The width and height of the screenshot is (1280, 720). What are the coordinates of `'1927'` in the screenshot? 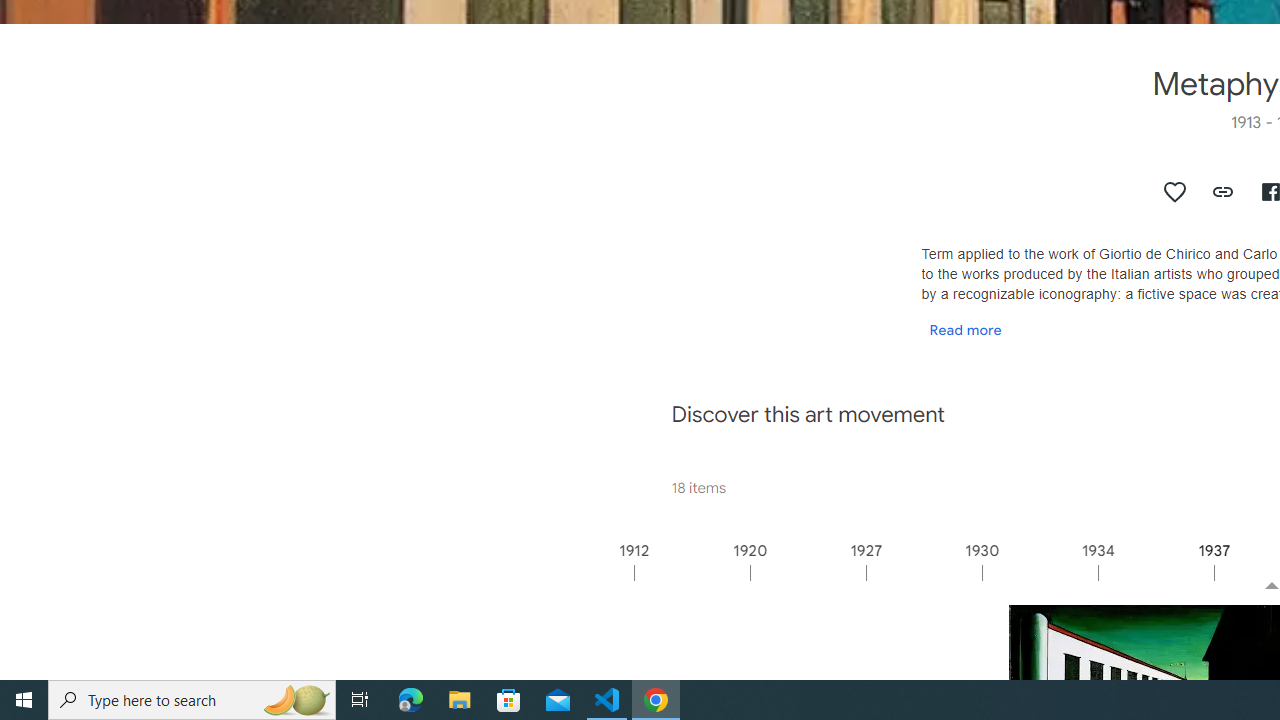 It's located at (922, 572).